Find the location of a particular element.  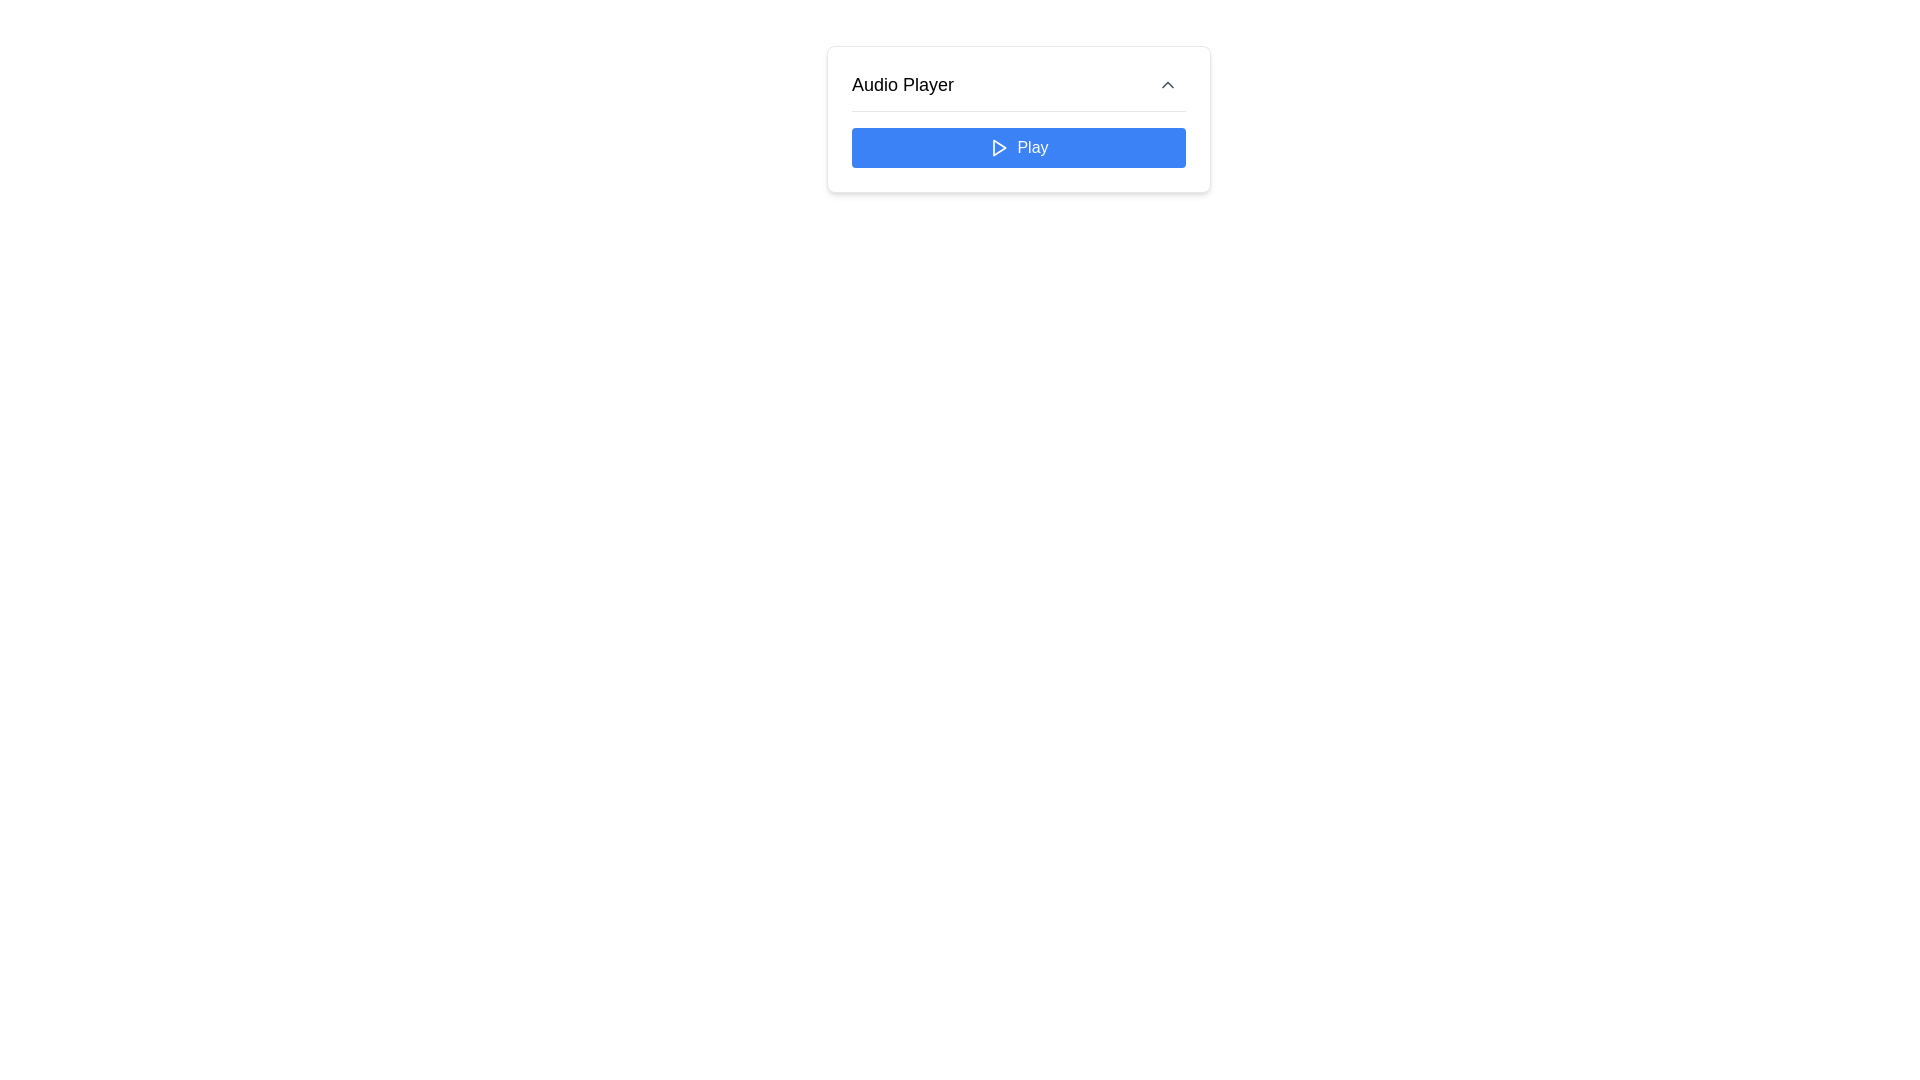

the interactive button featuring an upward-pointing chevron symbol, located to the right of the 'Audio Player' text is located at coordinates (1167, 83).